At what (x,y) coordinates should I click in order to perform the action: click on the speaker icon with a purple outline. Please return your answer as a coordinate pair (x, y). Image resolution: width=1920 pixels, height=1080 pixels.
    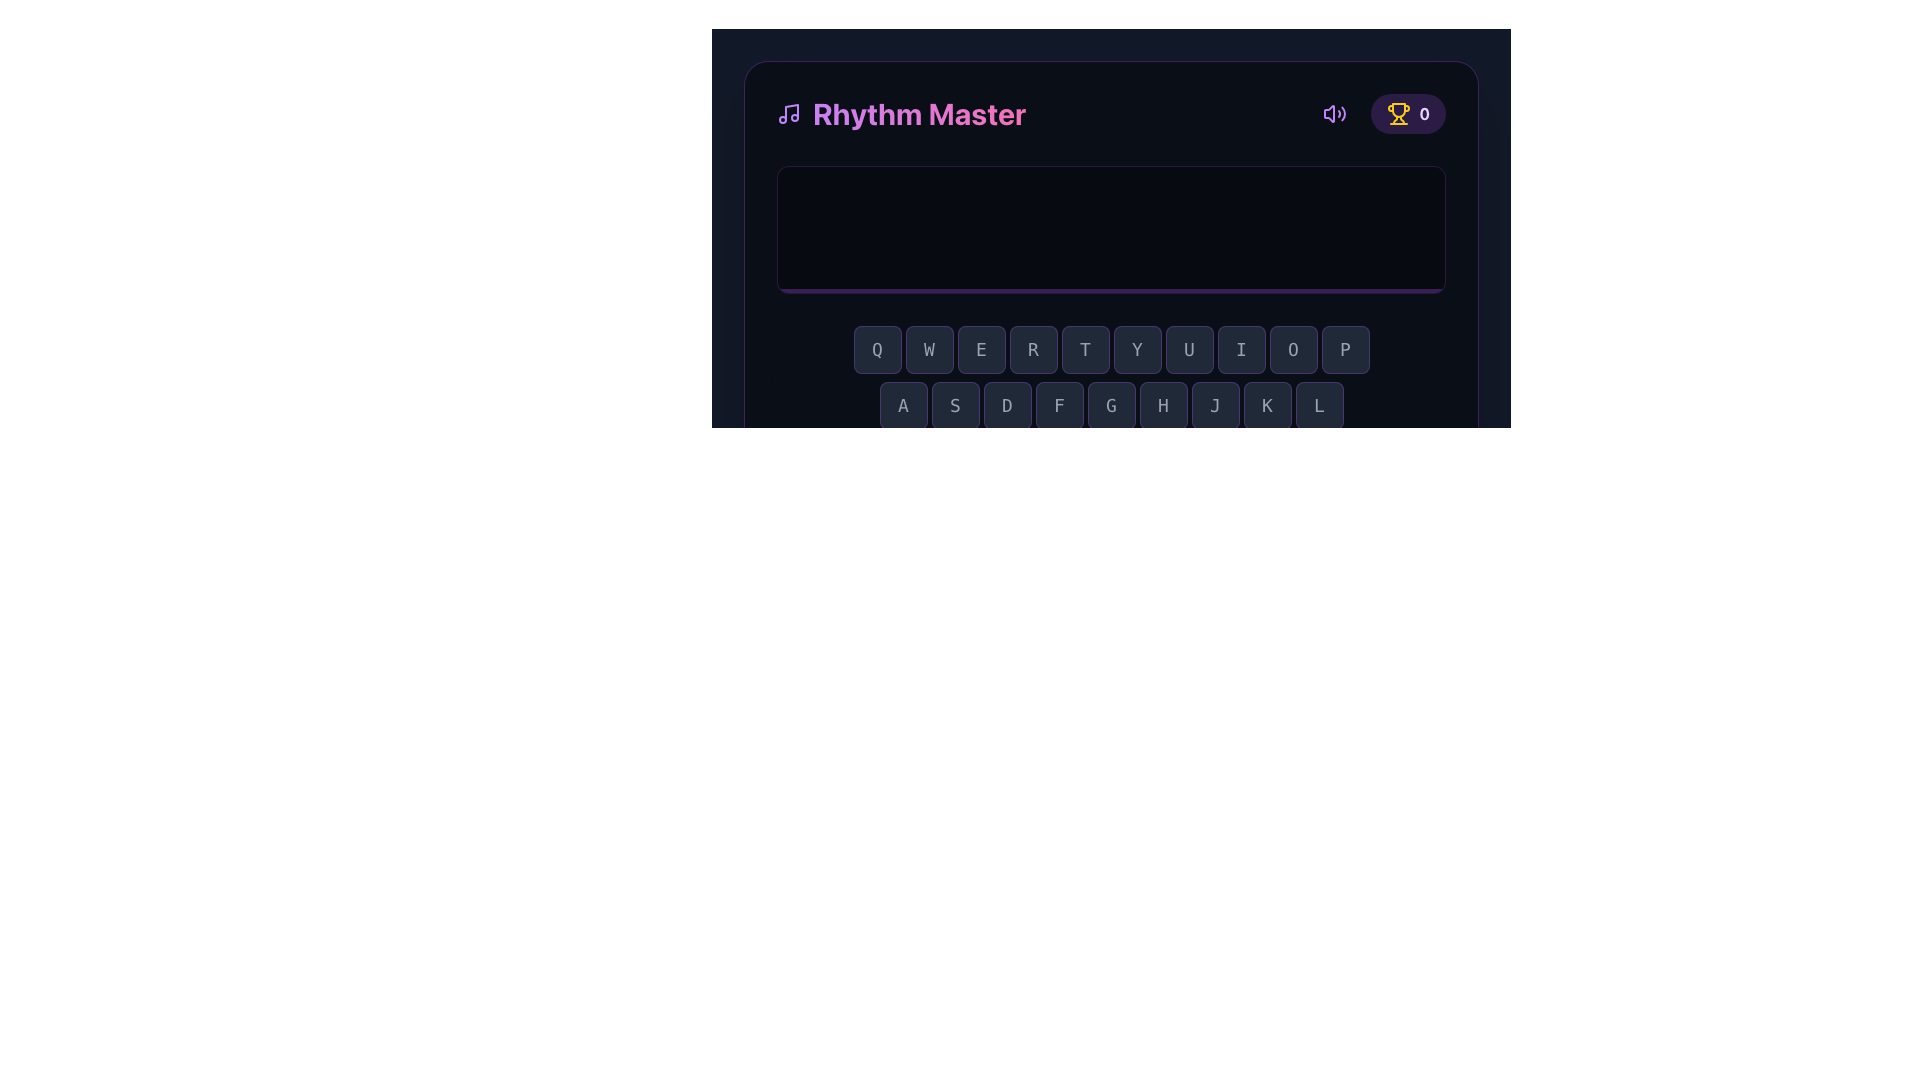
    Looking at the image, I should click on (1335, 114).